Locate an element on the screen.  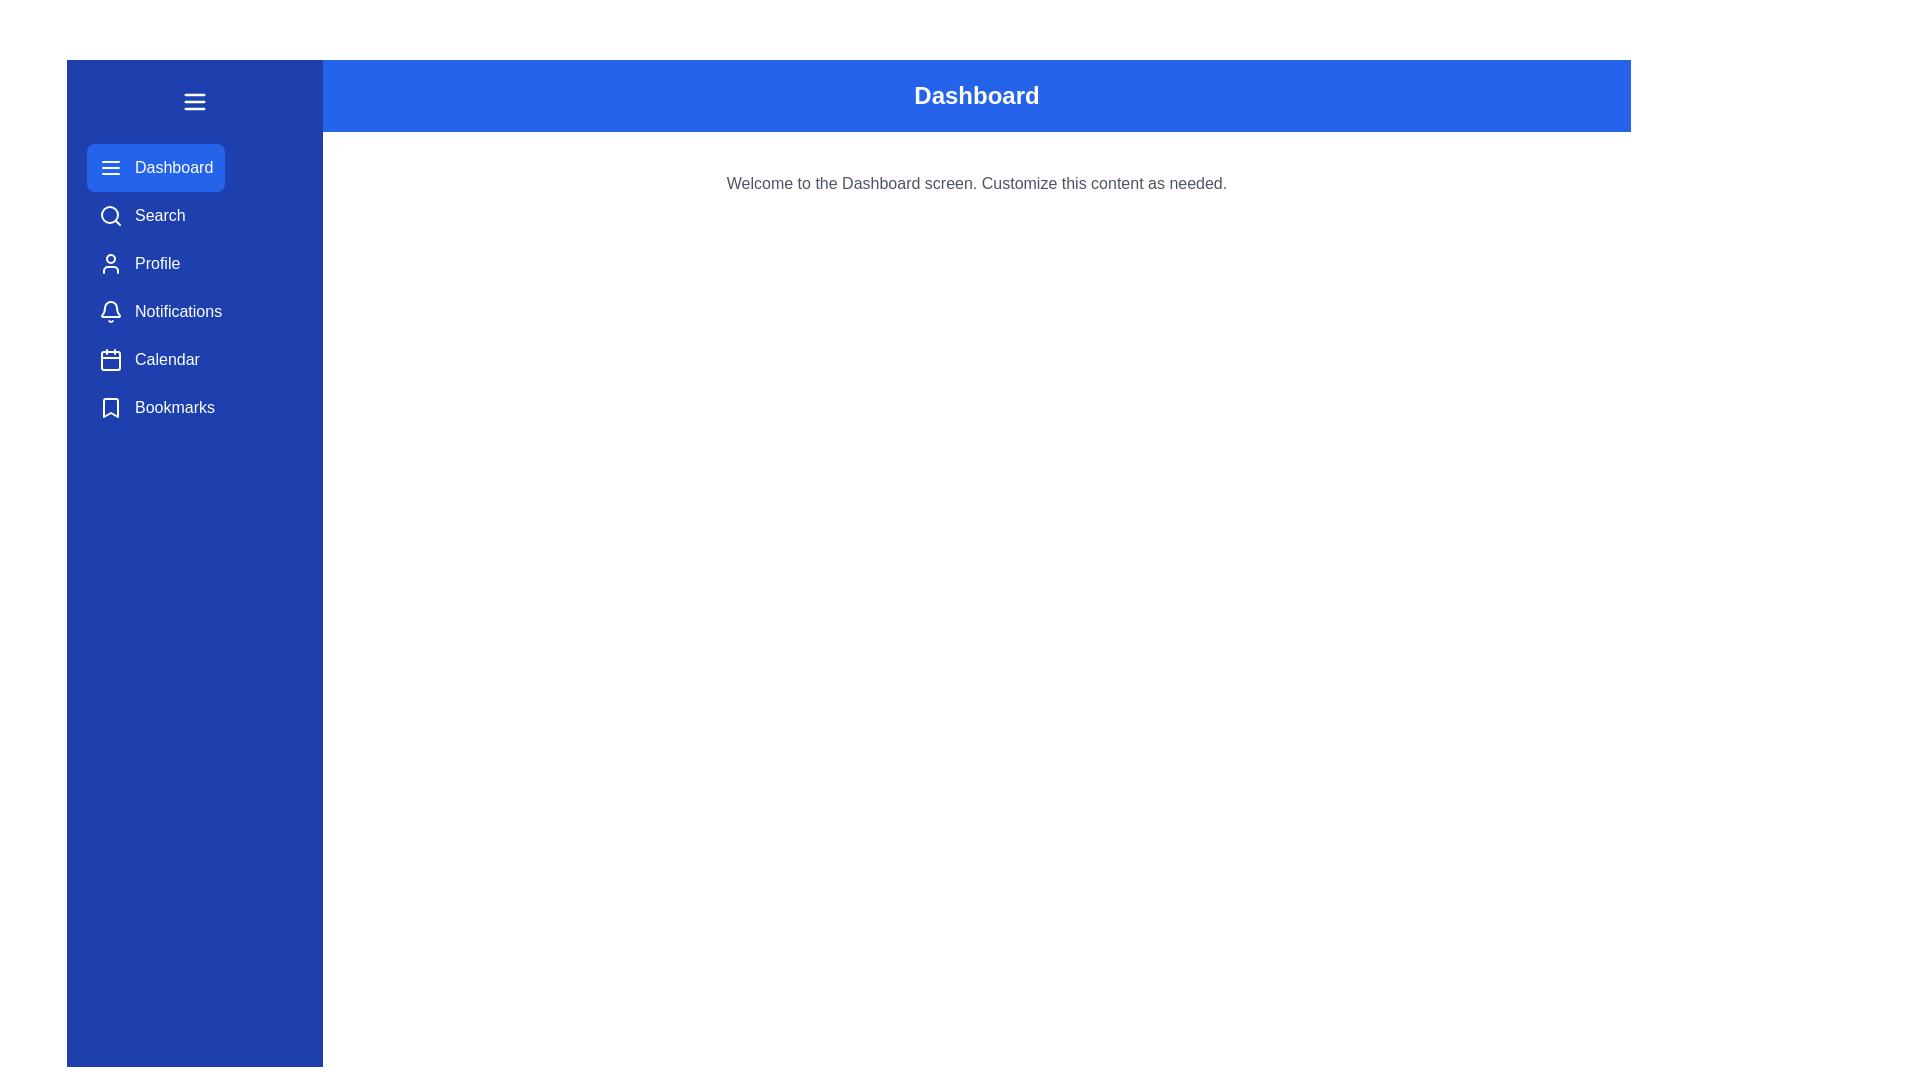
the button at the top of the left navigation sidebar is located at coordinates (195, 101).